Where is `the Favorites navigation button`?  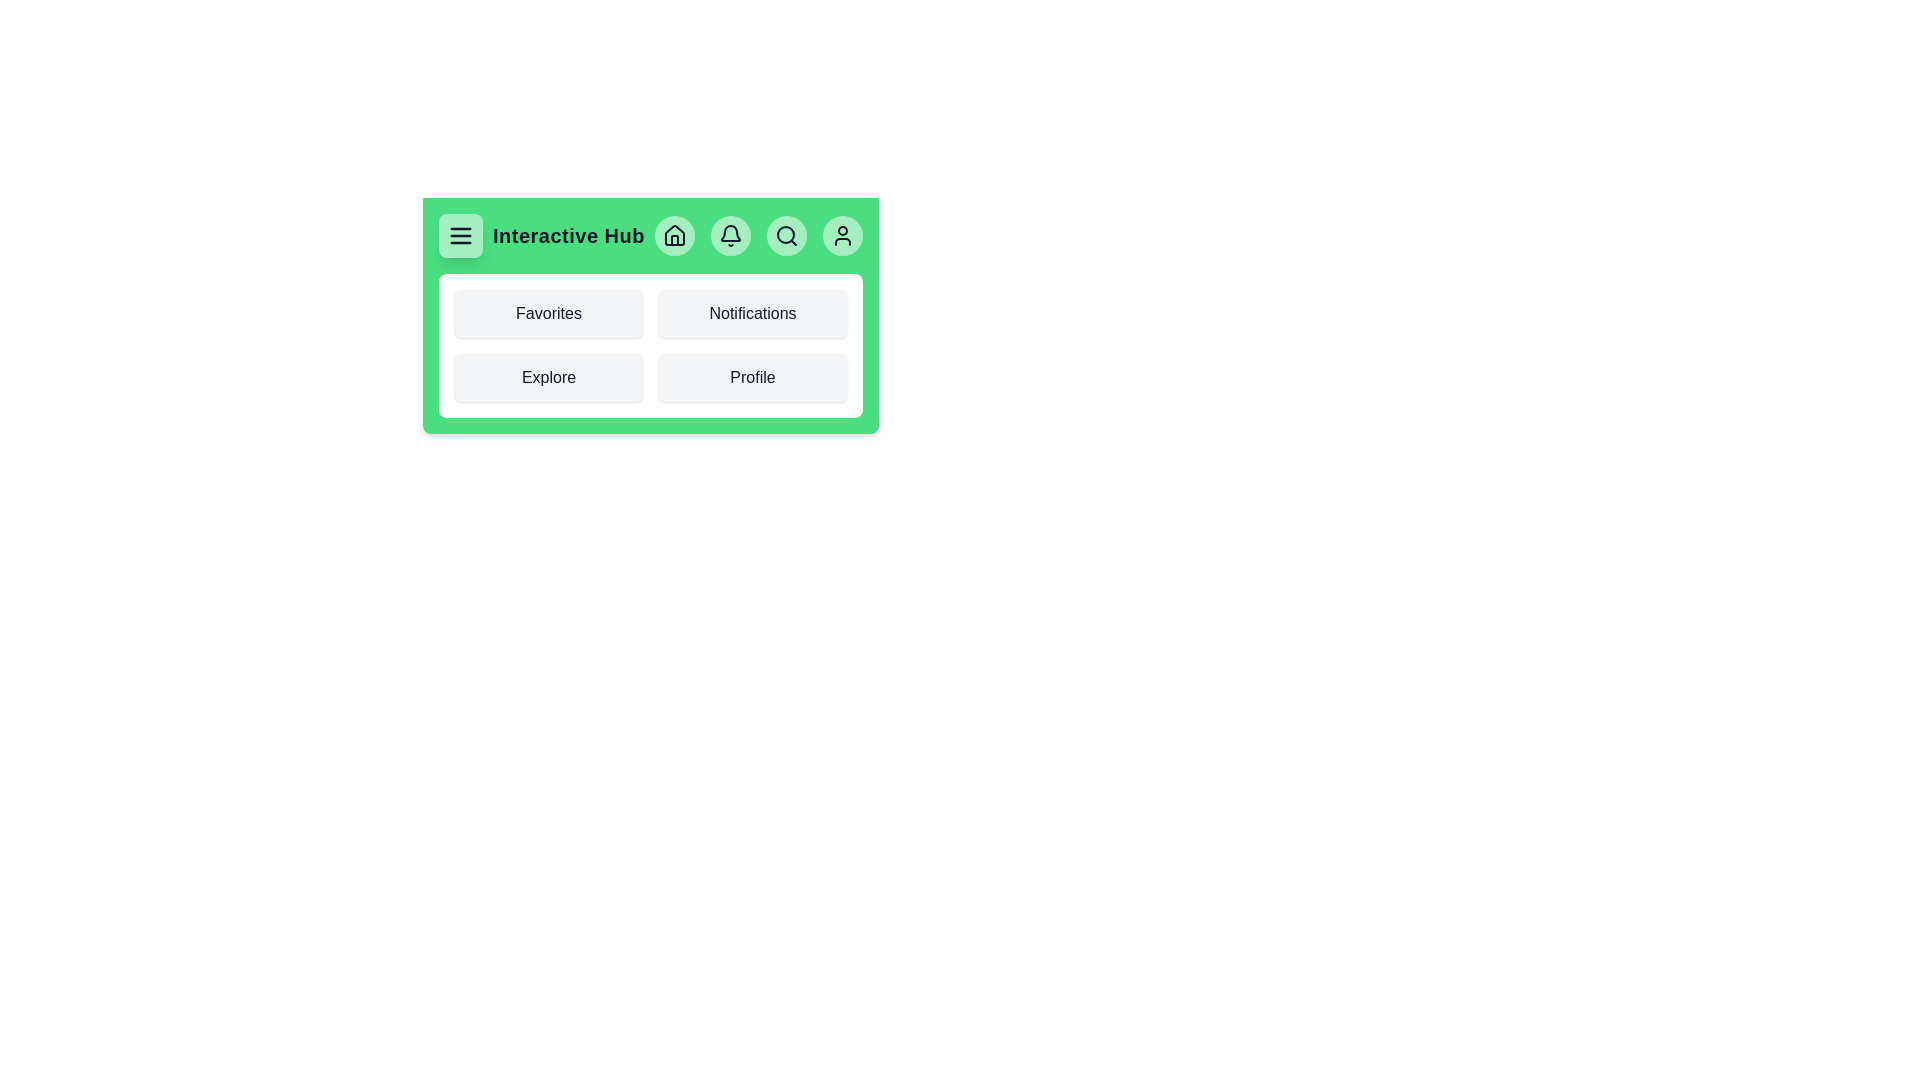
the Favorites navigation button is located at coordinates (548, 313).